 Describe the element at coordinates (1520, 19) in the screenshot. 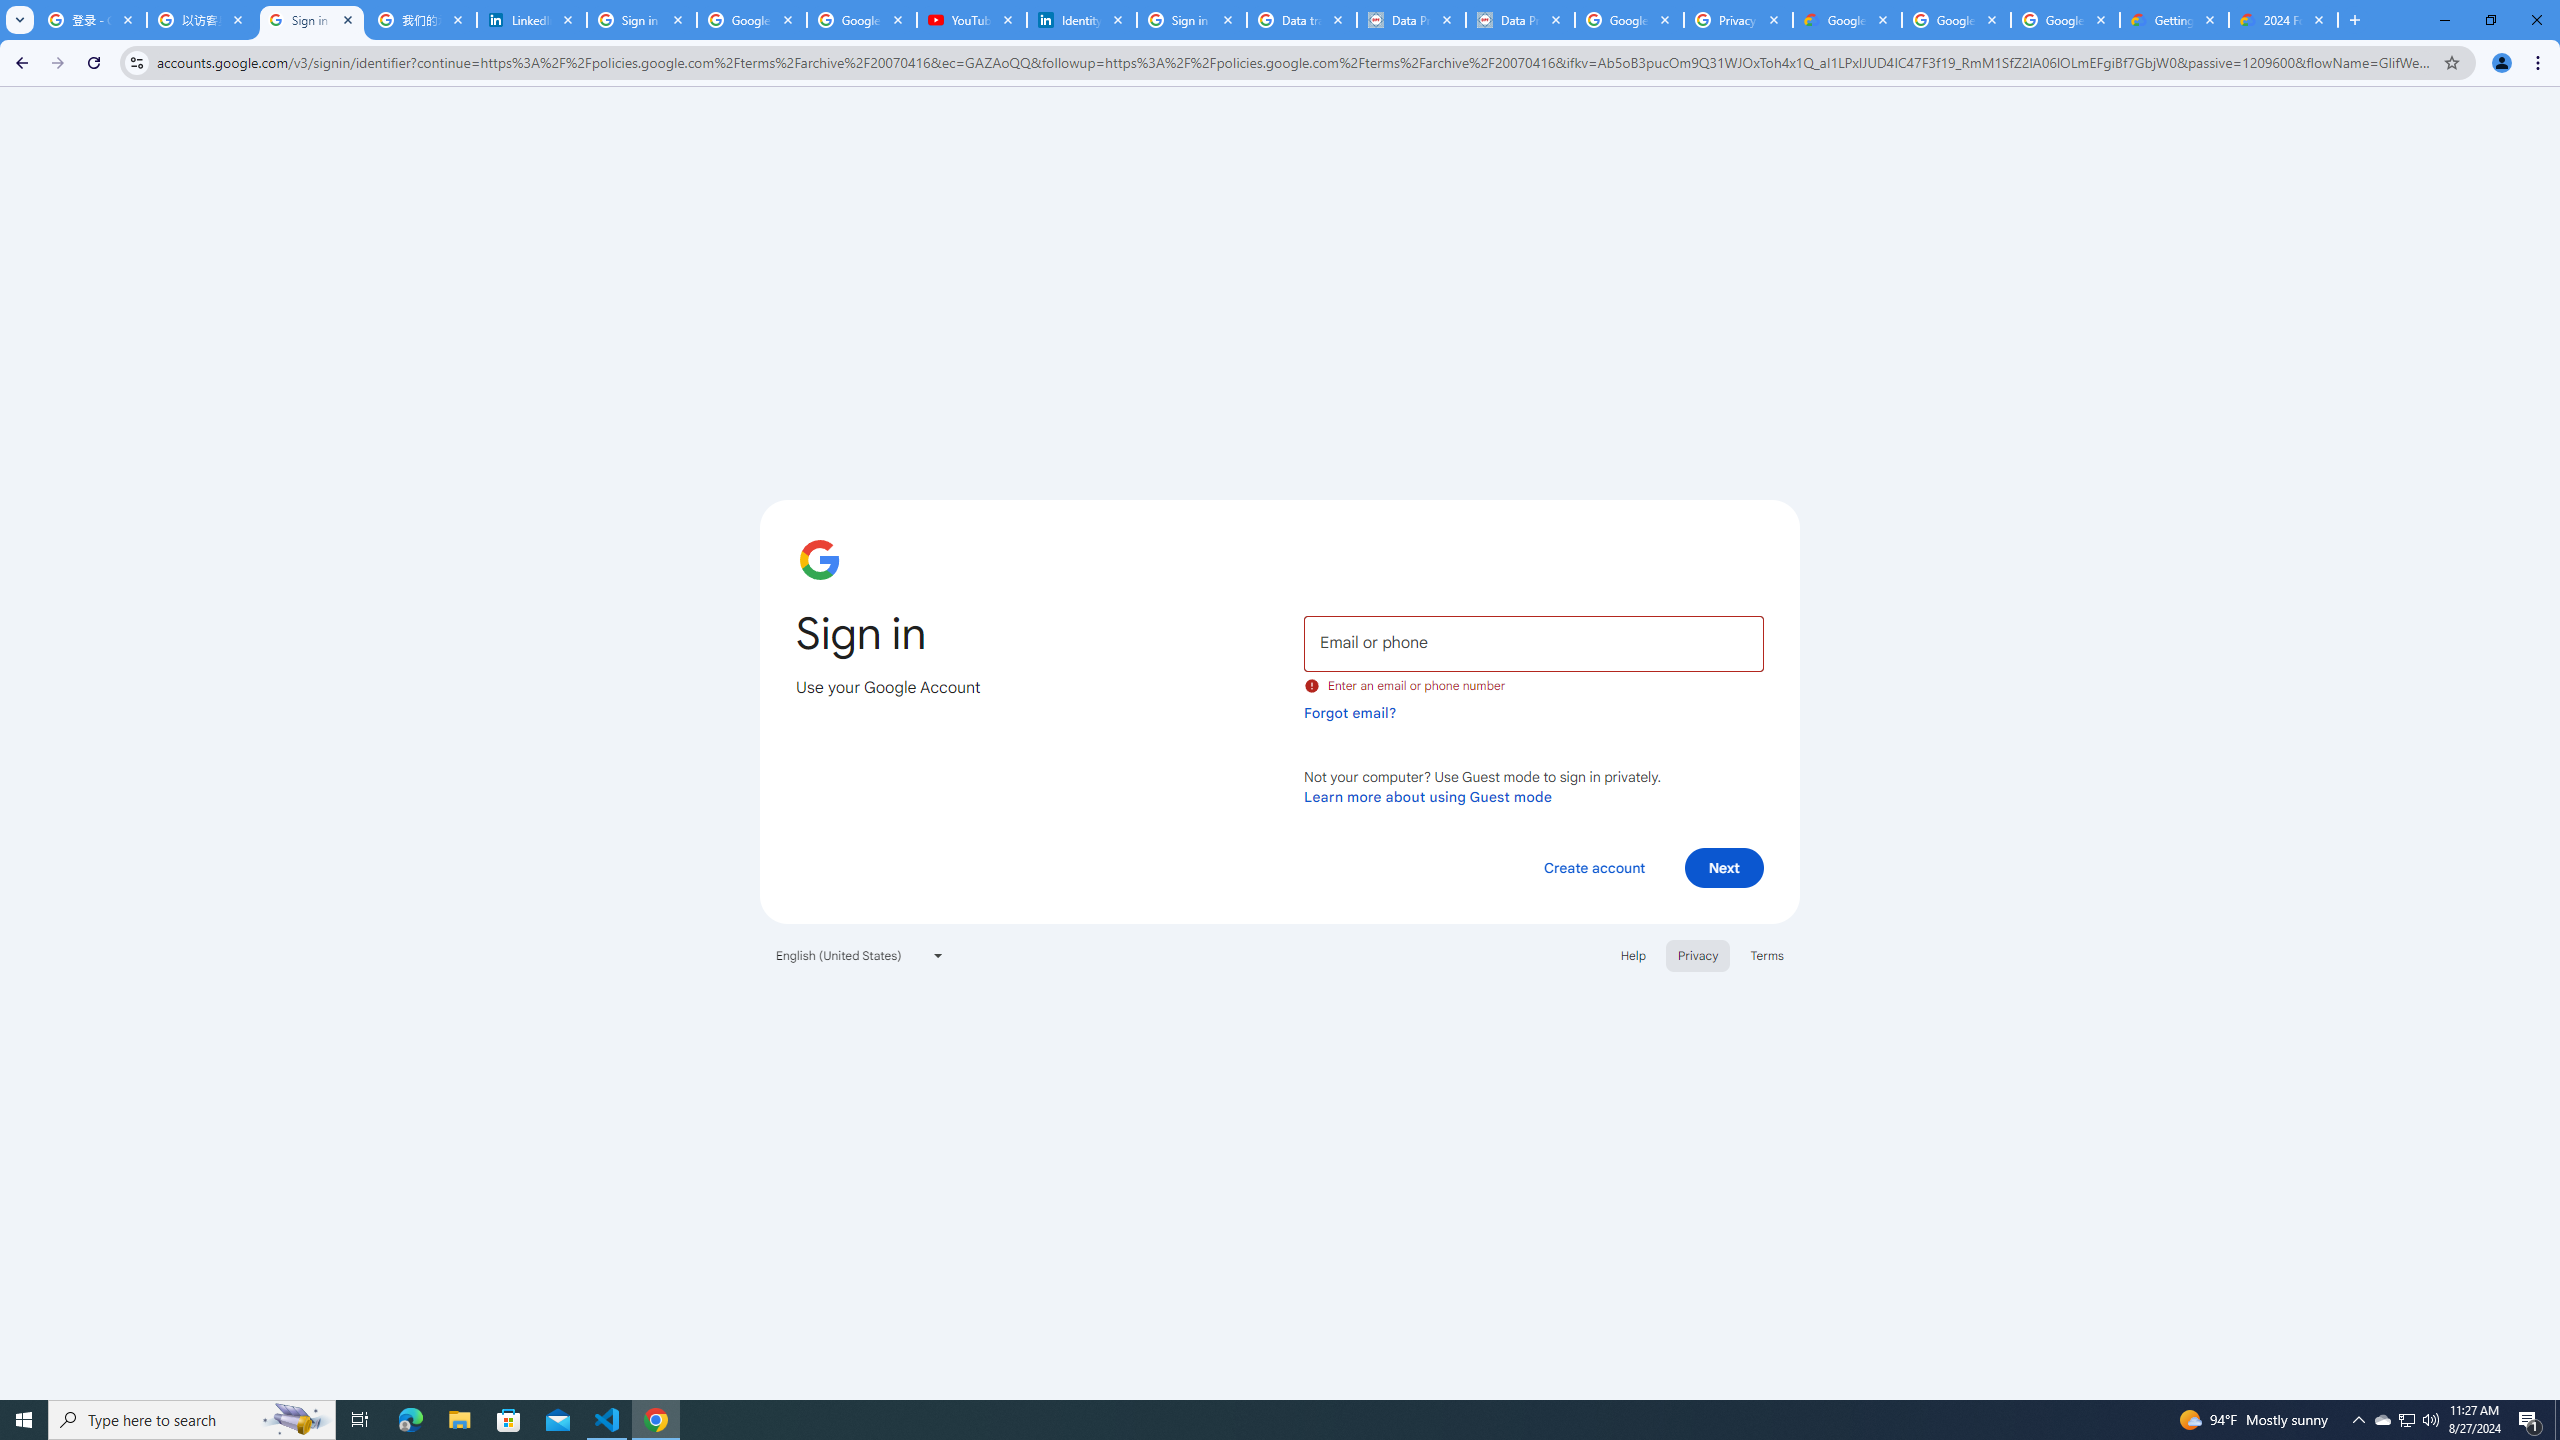

I see `'Data Privacy Framework'` at that location.